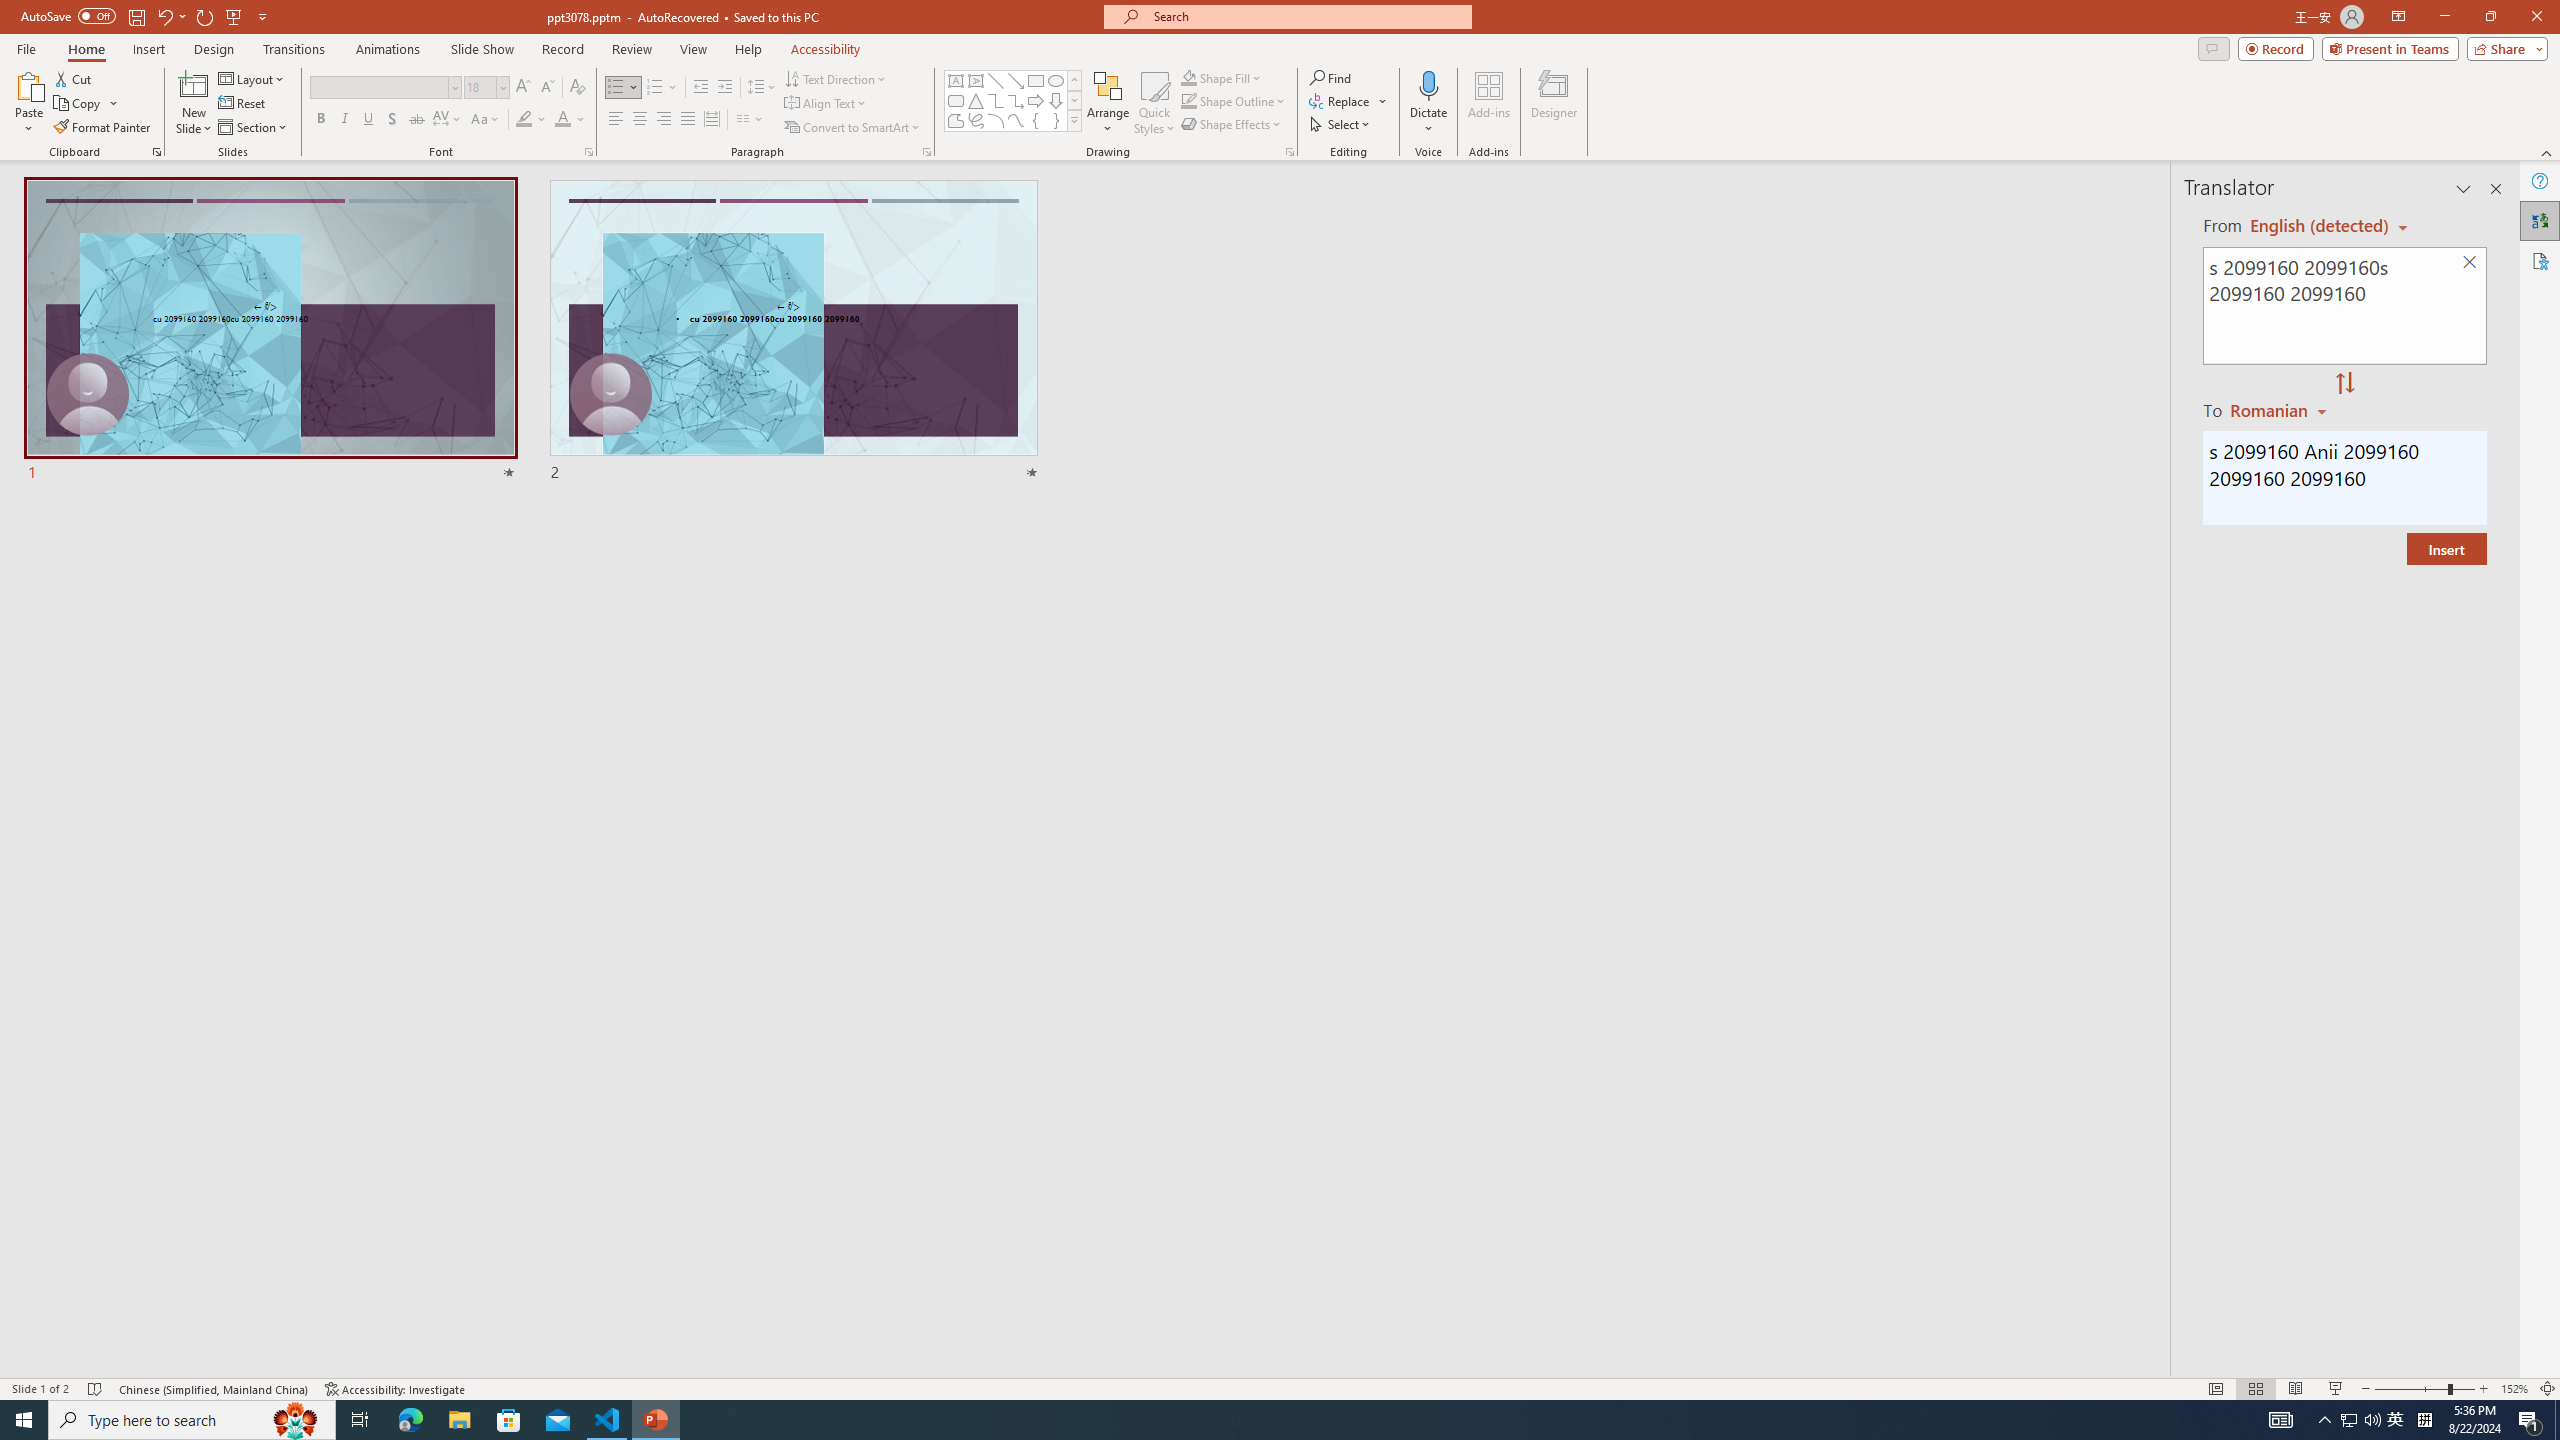 This screenshot has width=2560, height=1440. What do you see at coordinates (1035, 80) in the screenshot?
I see `'Rectangle'` at bounding box center [1035, 80].